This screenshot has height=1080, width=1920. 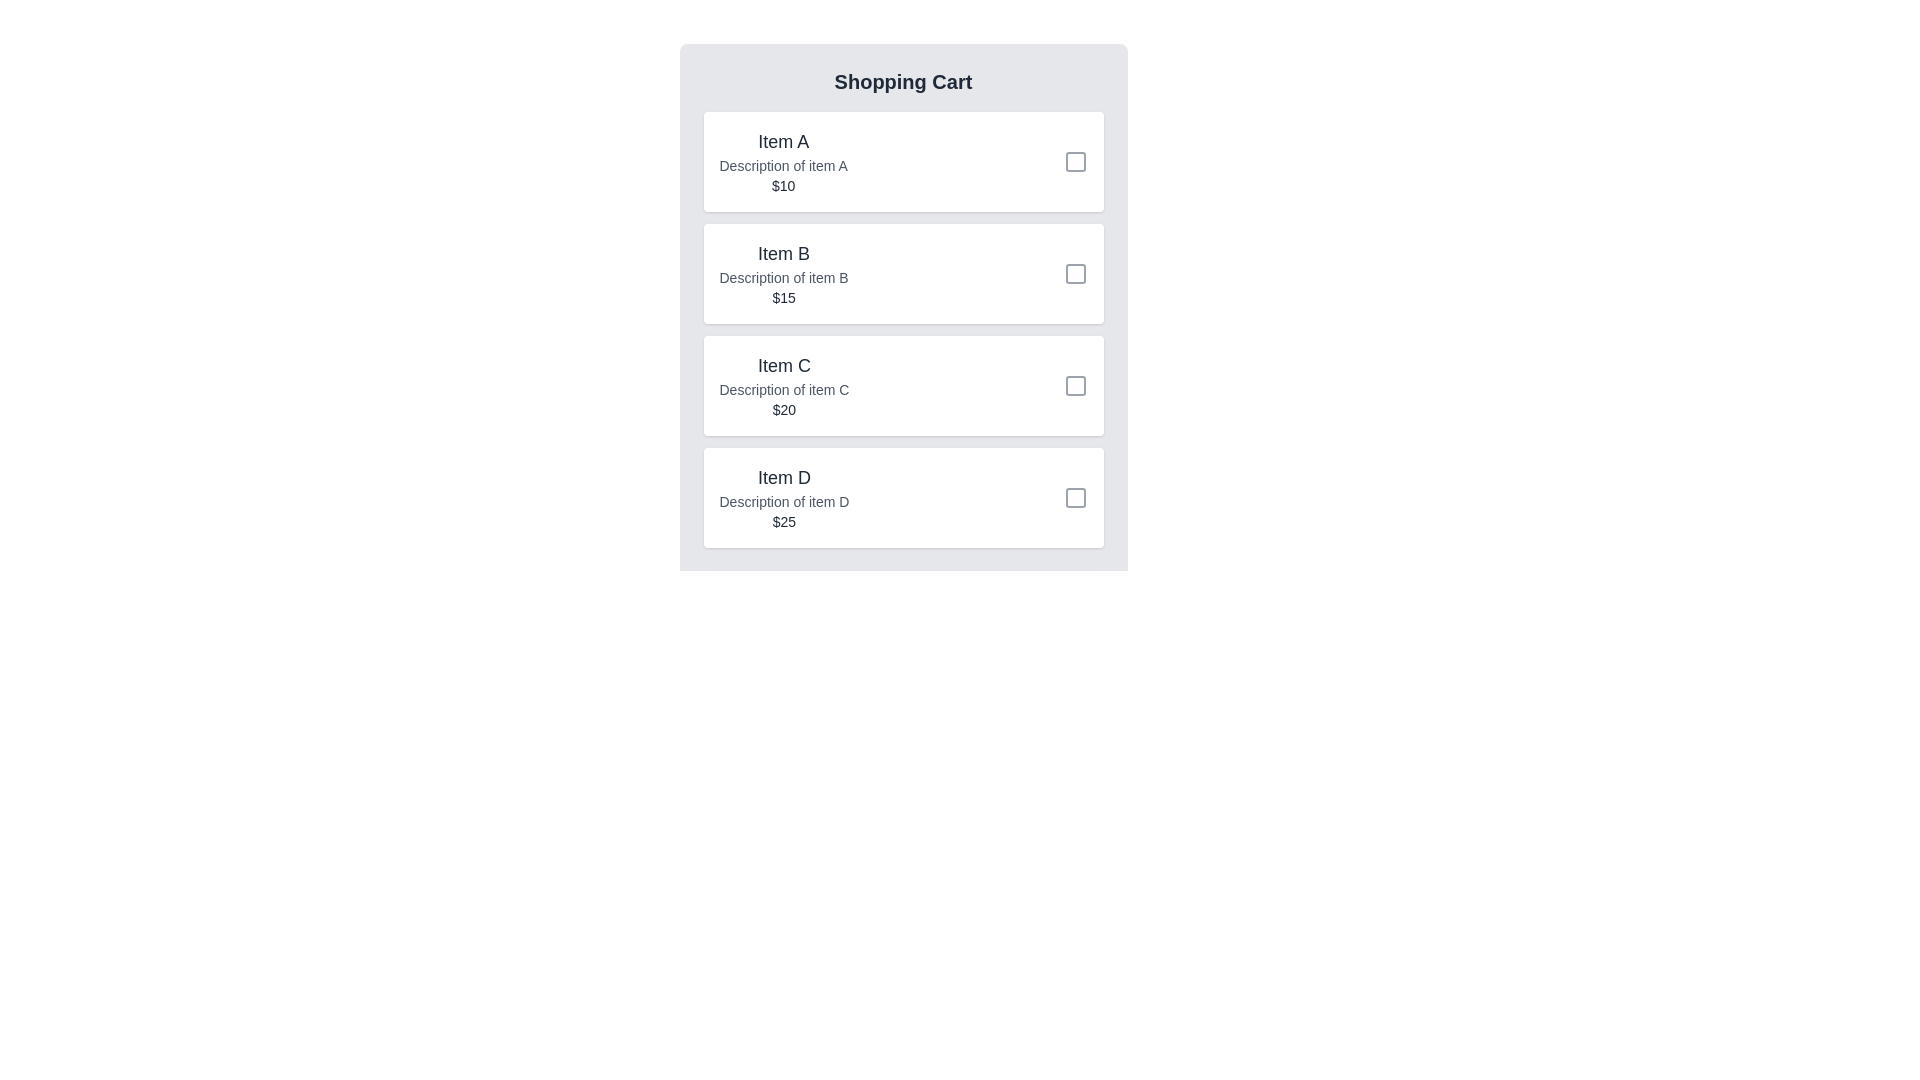 I want to click on the action button located to the far right of the row associated with 'Item D', which is near the text '$25', so click(x=1074, y=496).